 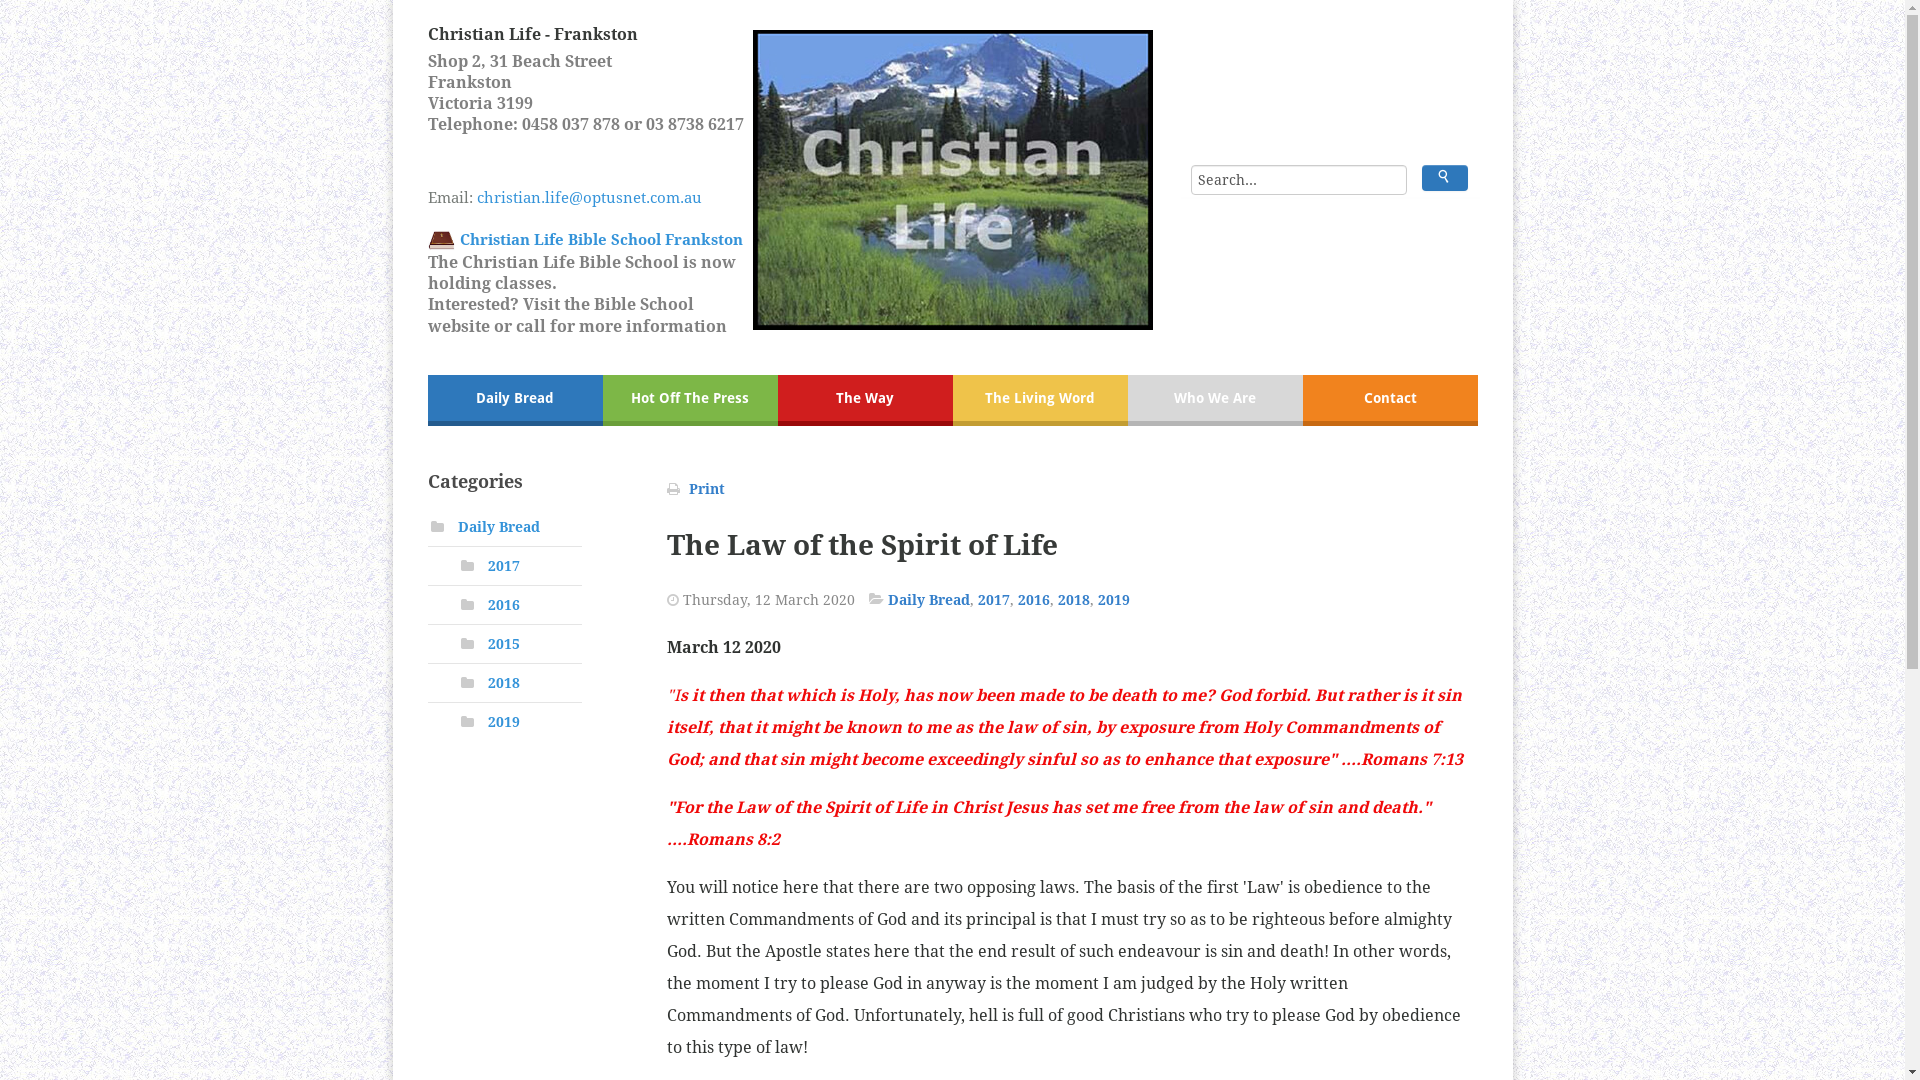 What do you see at coordinates (612, 208) in the screenshot?
I see `'christian.life@optusnet.com.au'` at bounding box center [612, 208].